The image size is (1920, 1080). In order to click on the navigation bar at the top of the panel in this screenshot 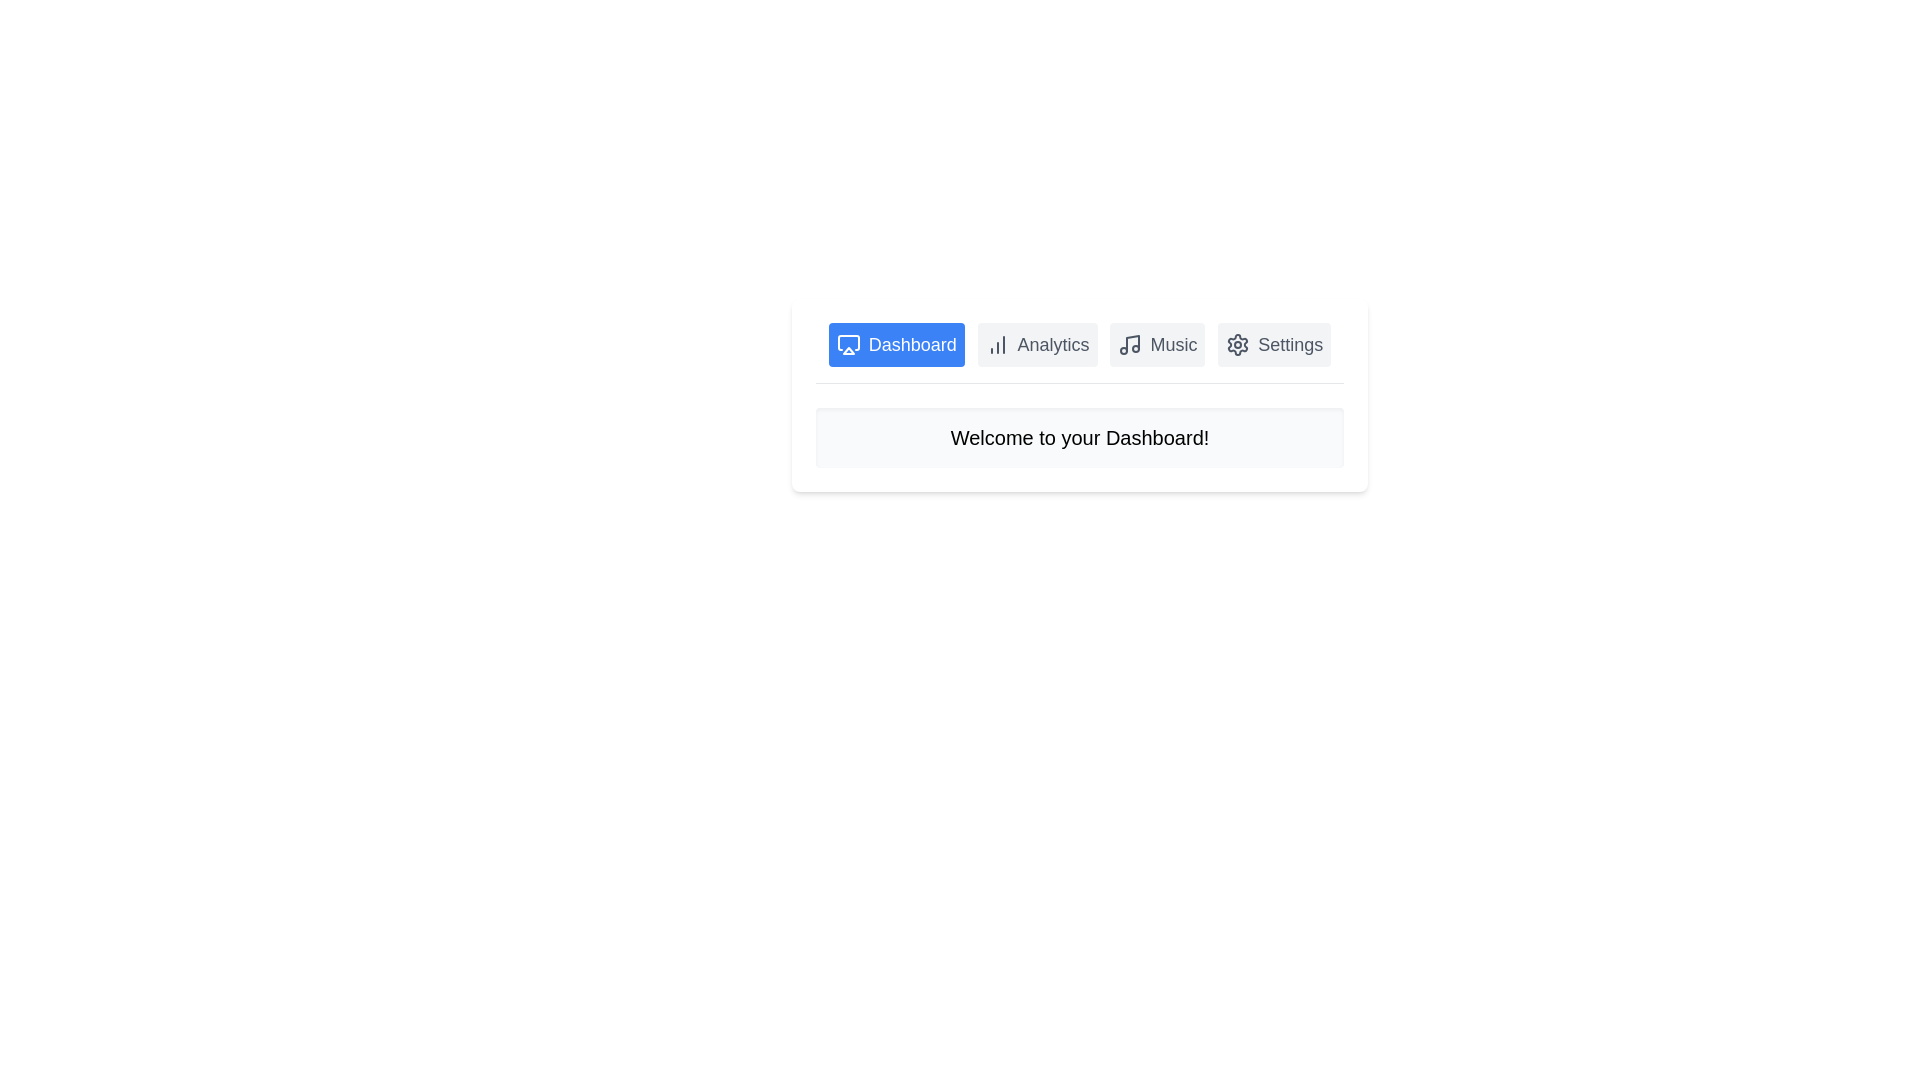, I will do `click(1079, 352)`.